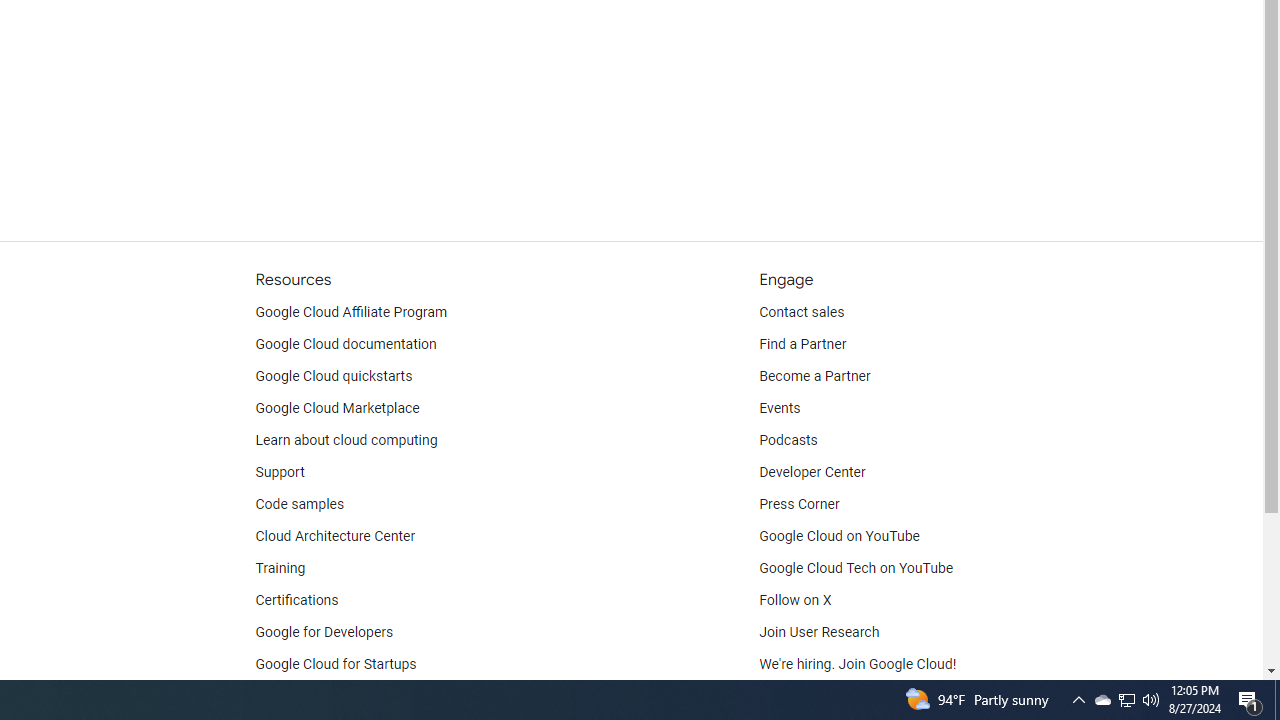 The image size is (1280, 720). Describe the element at coordinates (819, 632) in the screenshot. I see `'Join User Research'` at that location.